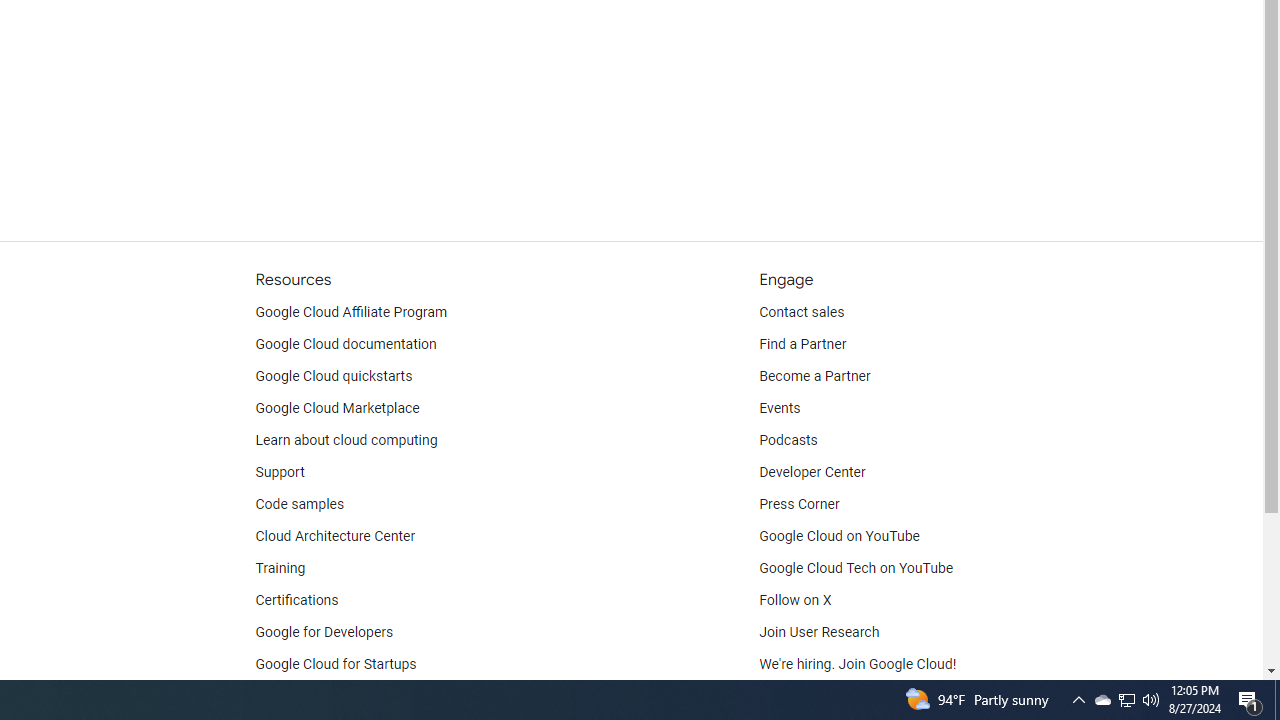 The image size is (1280, 720). Describe the element at coordinates (819, 632) in the screenshot. I see `'Join User Research'` at that location.